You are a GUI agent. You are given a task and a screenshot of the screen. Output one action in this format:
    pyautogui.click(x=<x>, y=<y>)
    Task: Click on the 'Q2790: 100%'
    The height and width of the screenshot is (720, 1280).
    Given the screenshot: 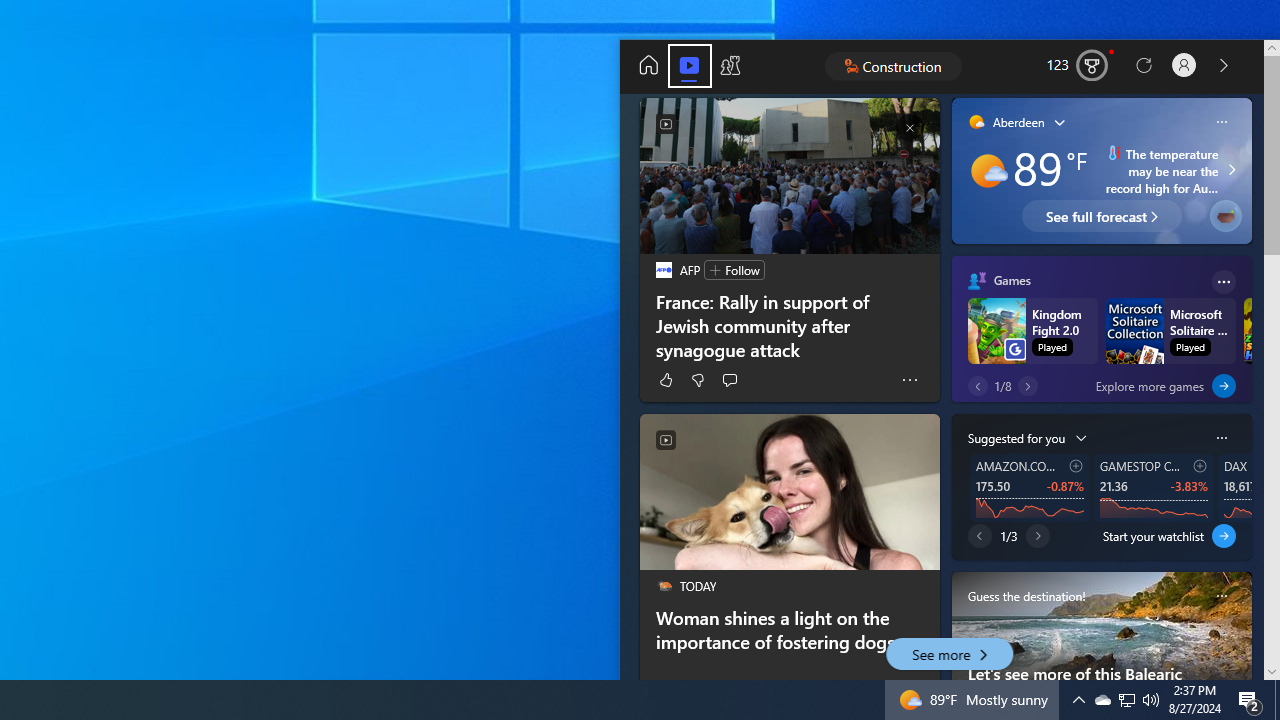 What is the action you would take?
    pyautogui.click(x=1151, y=698)
    